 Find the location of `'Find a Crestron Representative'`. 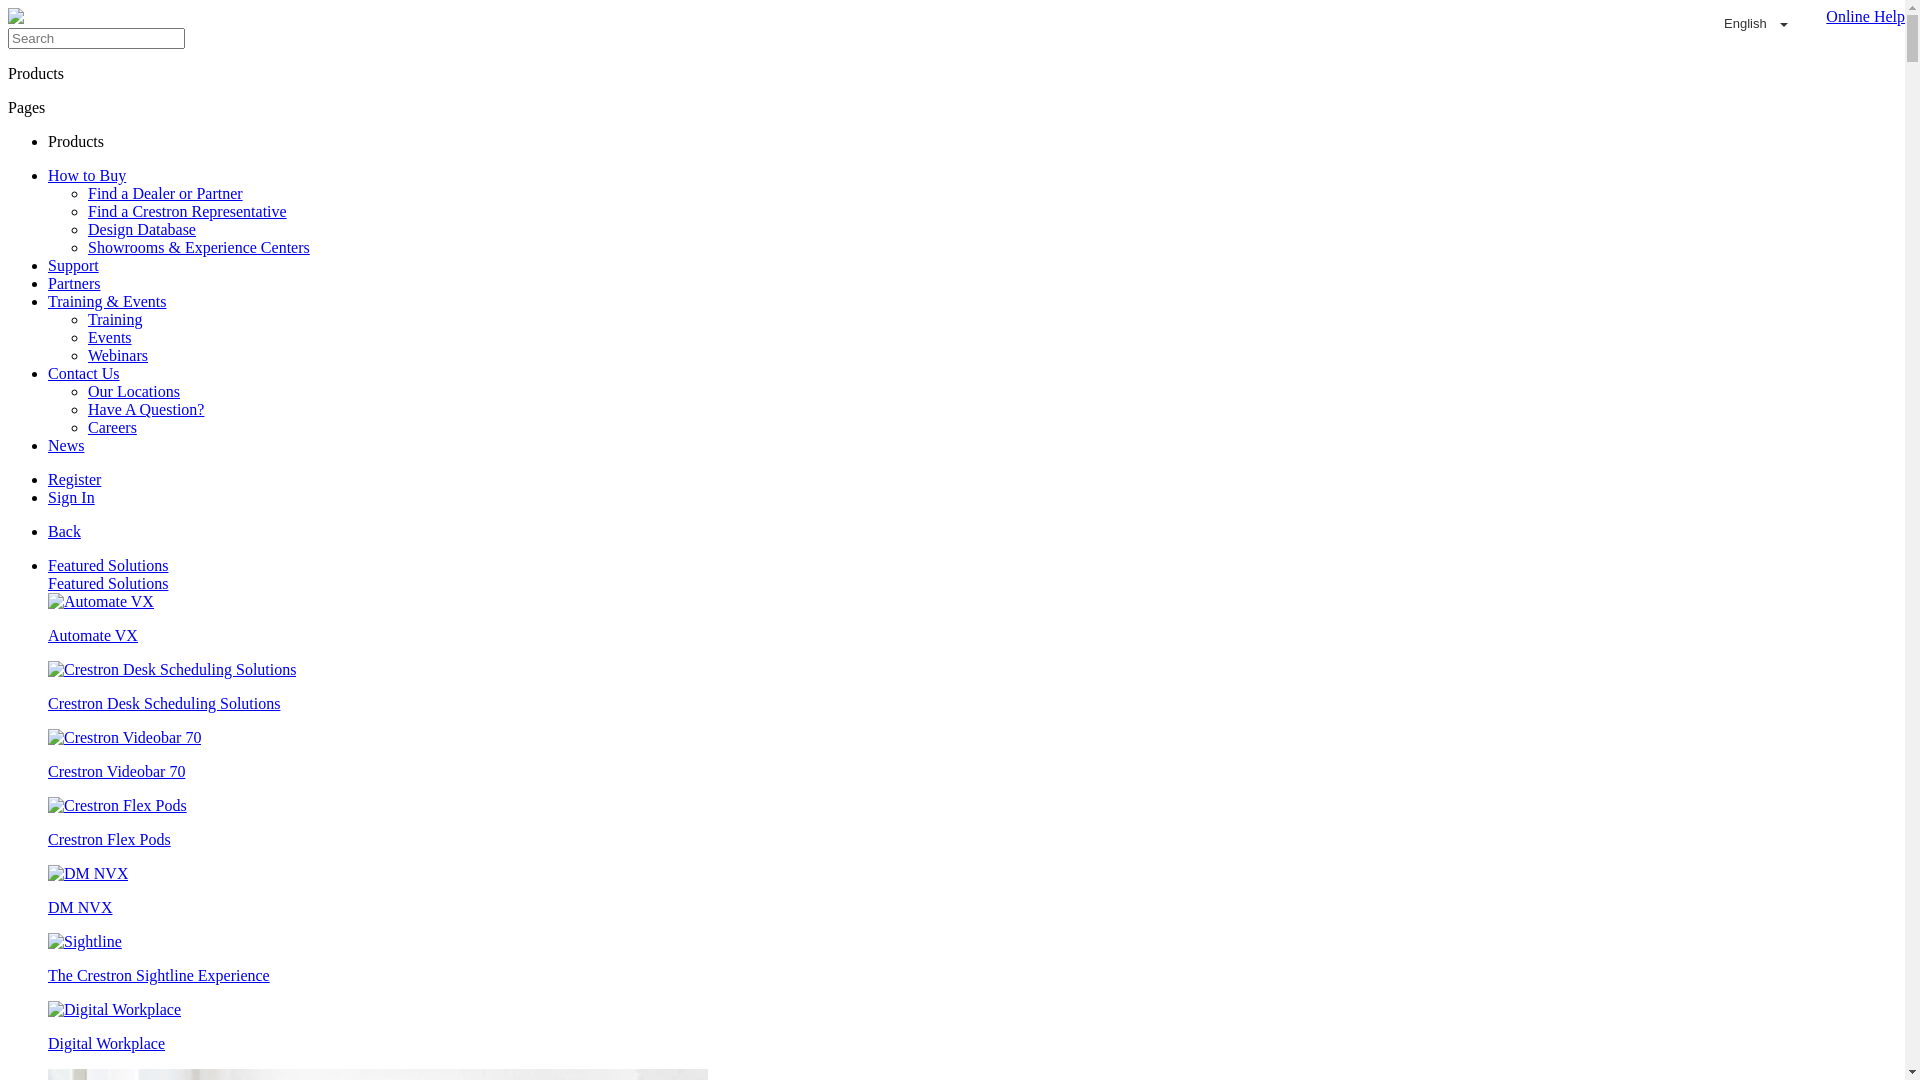

'Find a Crestron Representative' is located at coordinates (187, 211).